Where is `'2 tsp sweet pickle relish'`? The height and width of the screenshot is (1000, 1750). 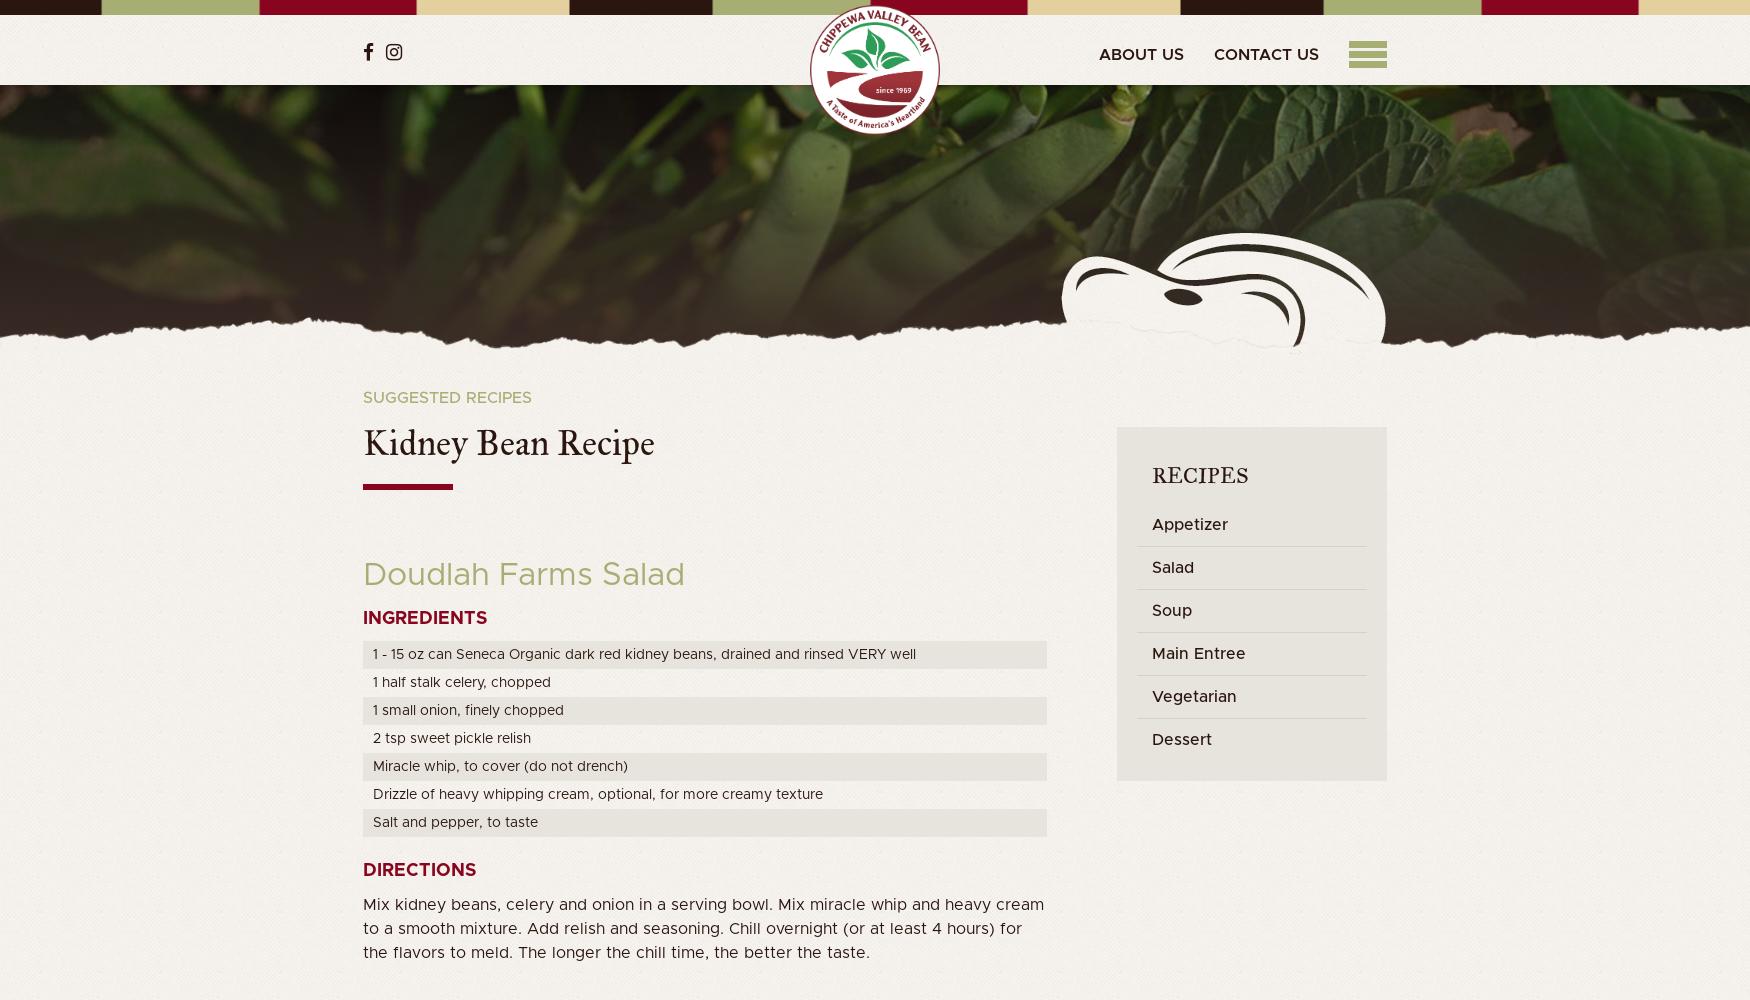
'2 tsp sweet pickle relish' is located at coordinates (452, 738).